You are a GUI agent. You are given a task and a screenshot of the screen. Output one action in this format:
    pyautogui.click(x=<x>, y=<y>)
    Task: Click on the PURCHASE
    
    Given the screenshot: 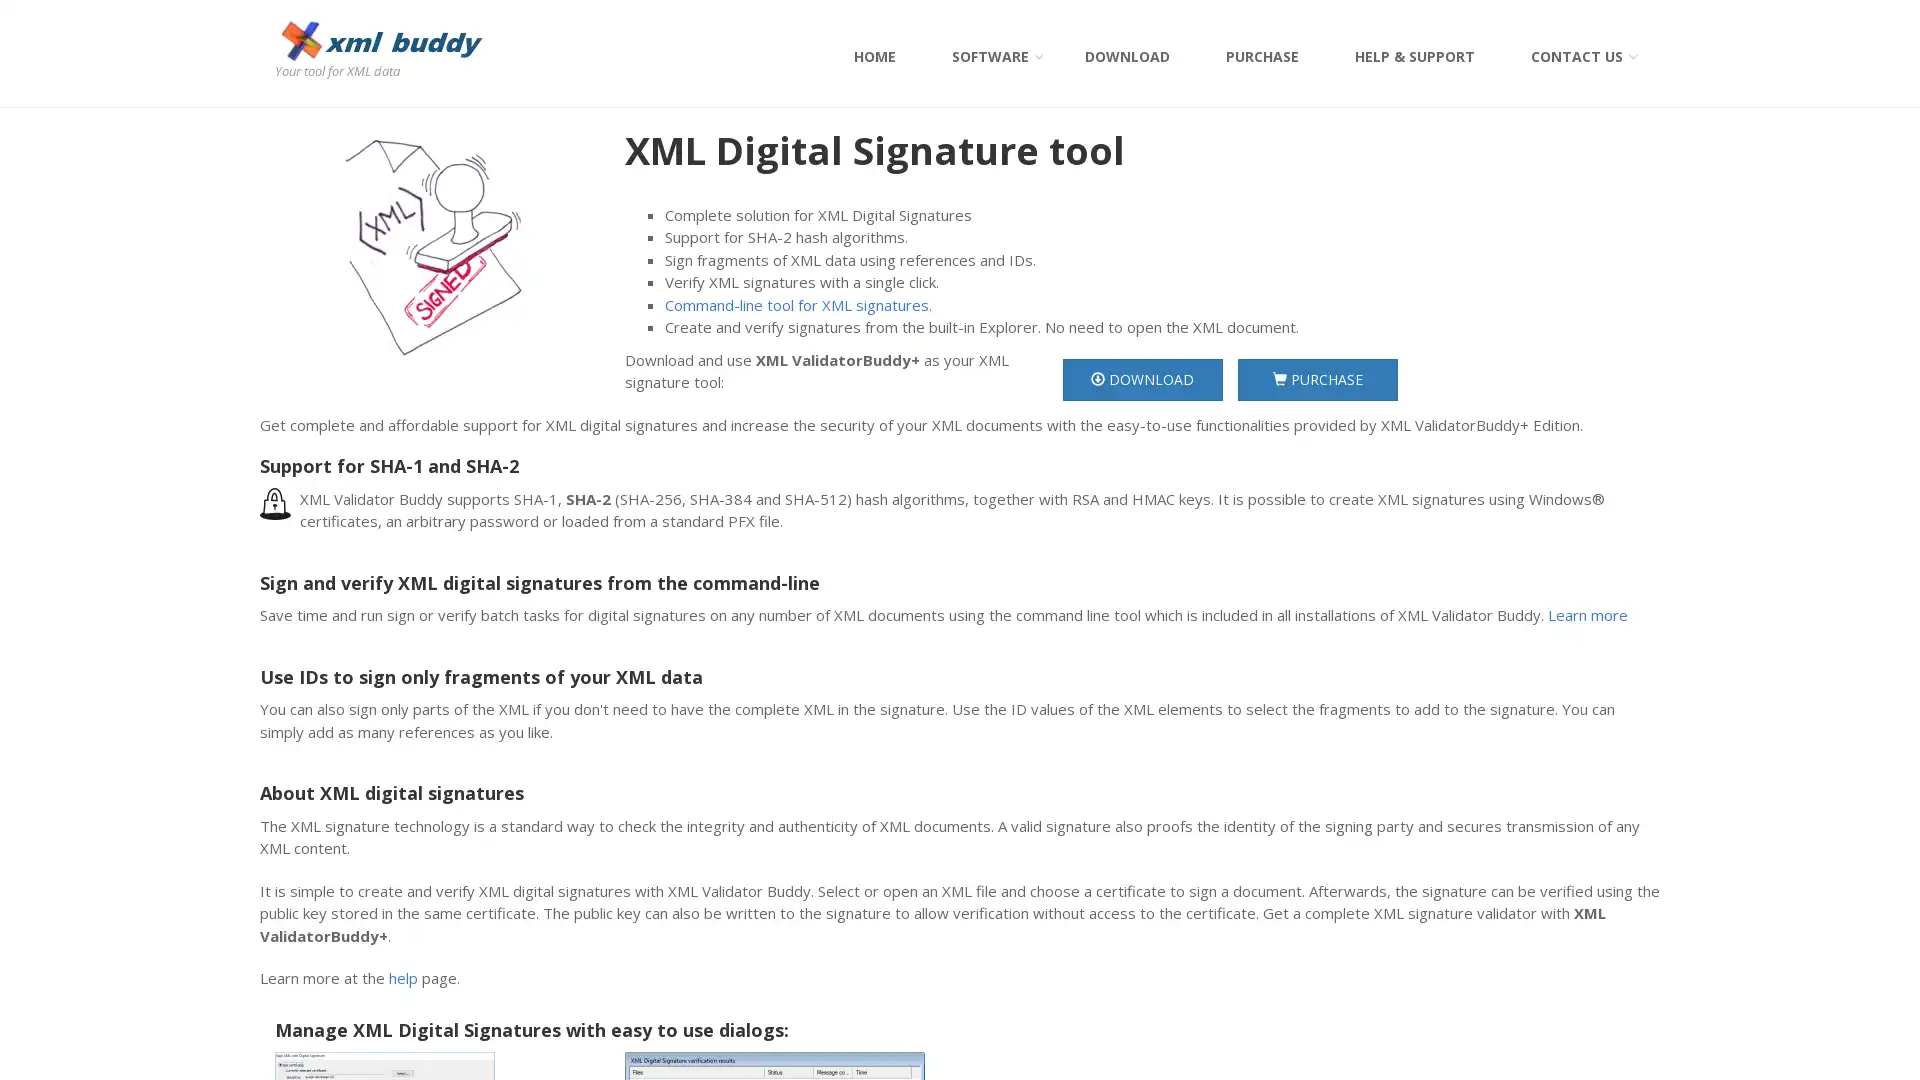 What is the action you would take?
    pyautogui.click(x=1316, y=378)
    